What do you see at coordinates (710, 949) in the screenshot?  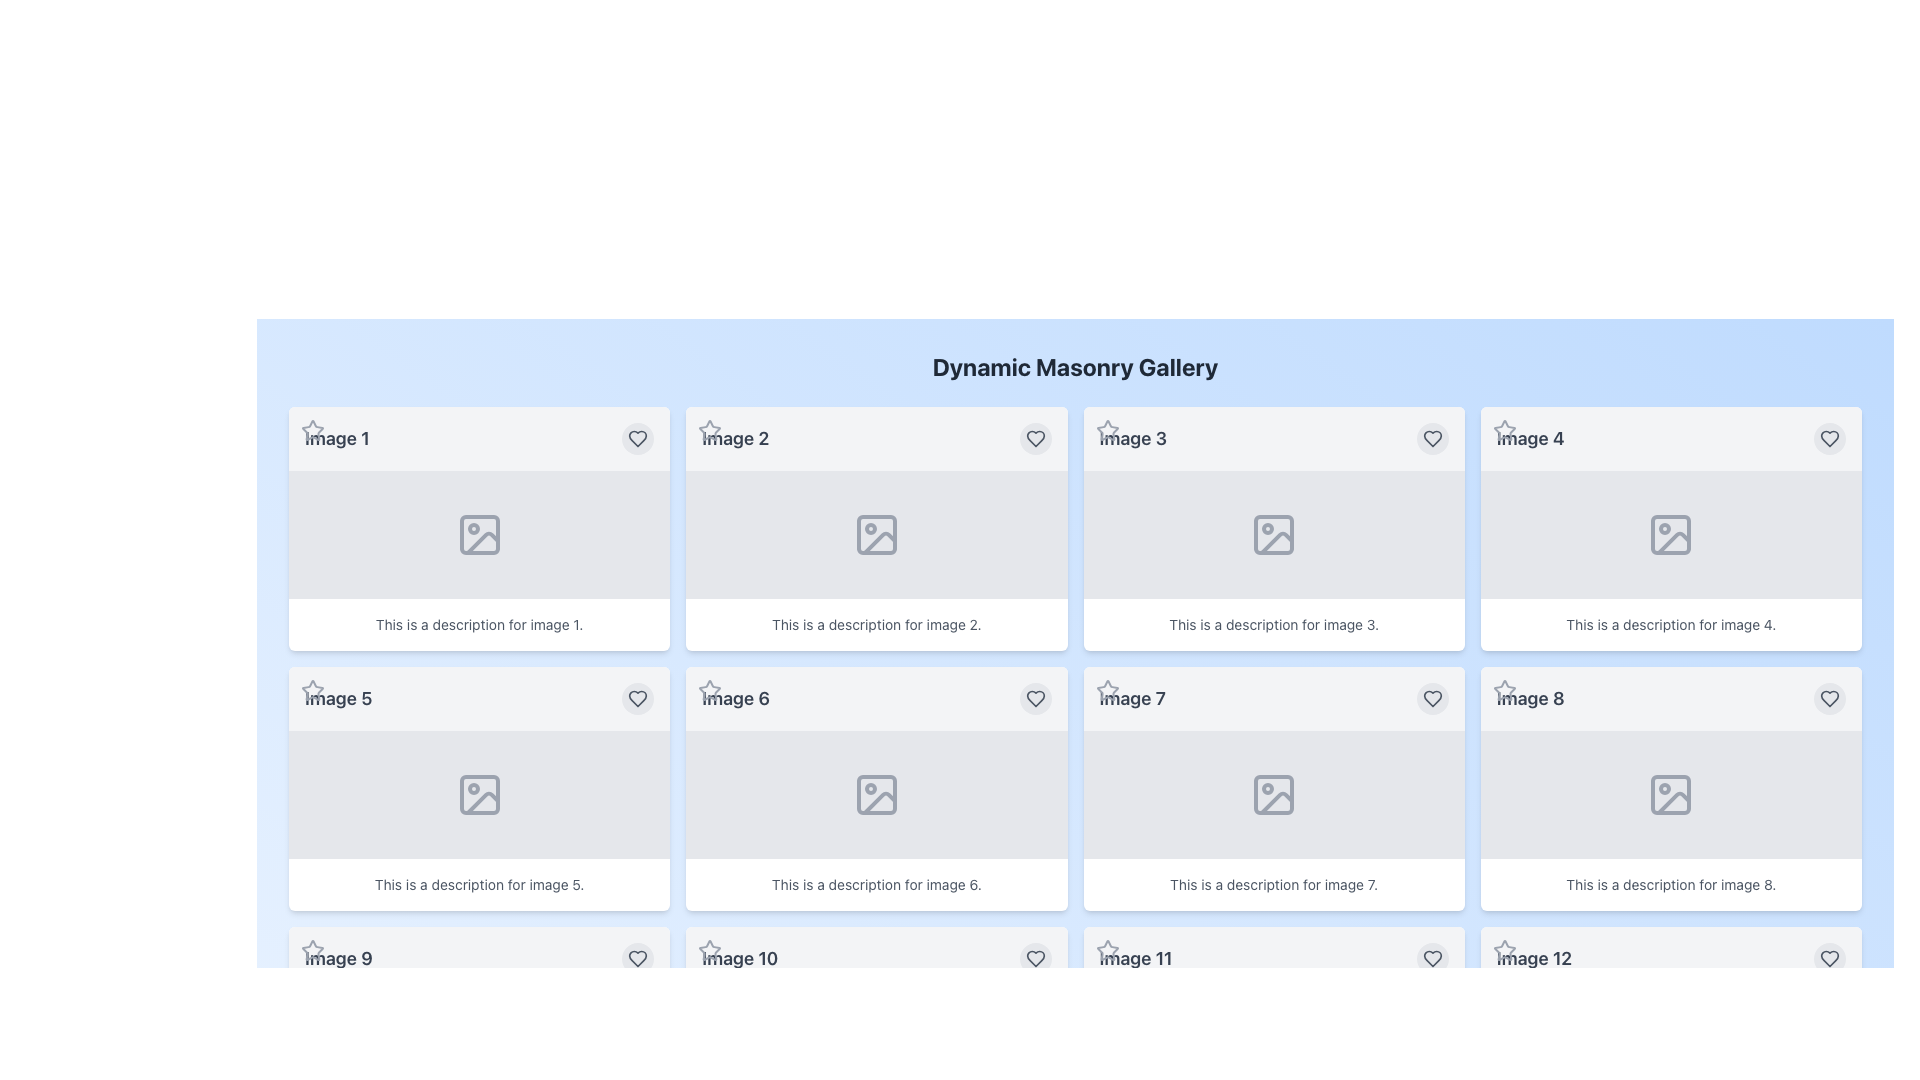 I see `the star icon located in the top-left corner of the 'Image 10' card` at bounding box center [710, 949].